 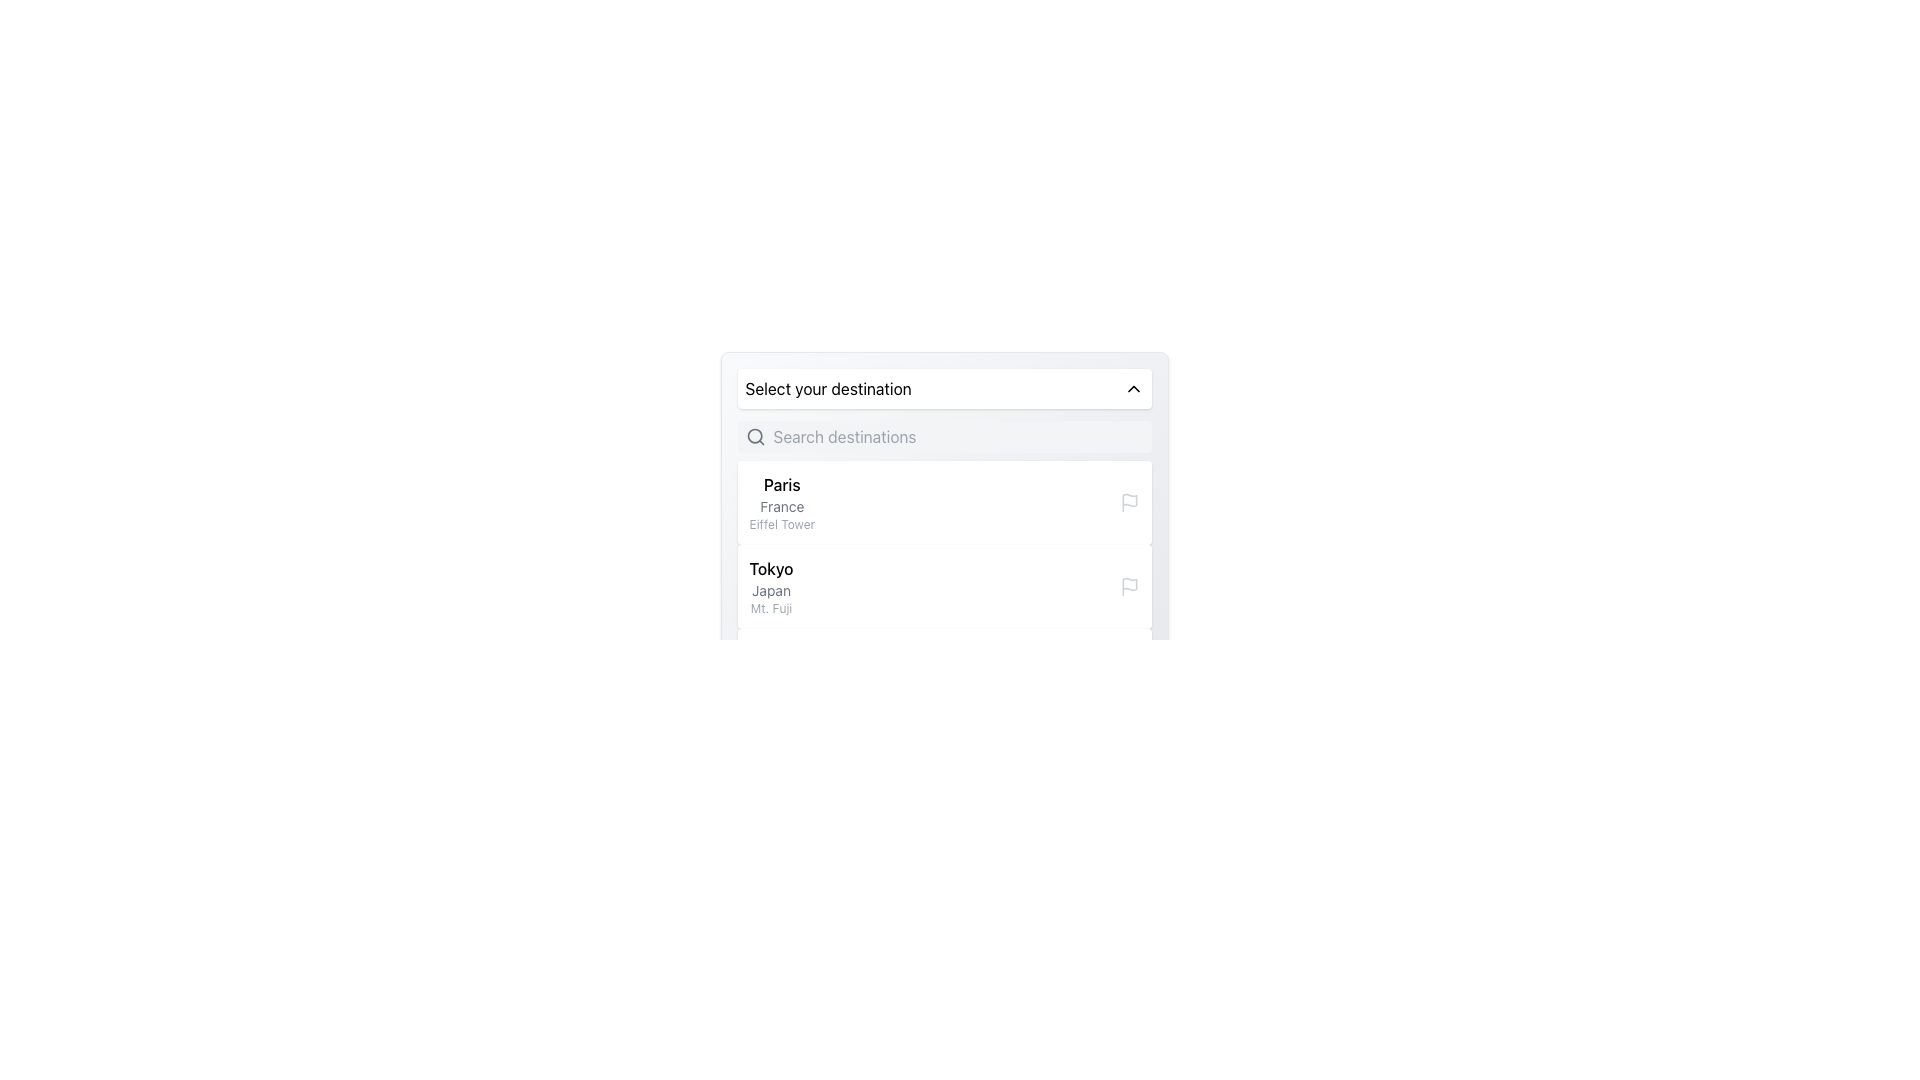 I want to click on on the Text Block element containing 'Tokyo', 'Japan', and 'Mt. Fuji', so click(x=770, y=585).